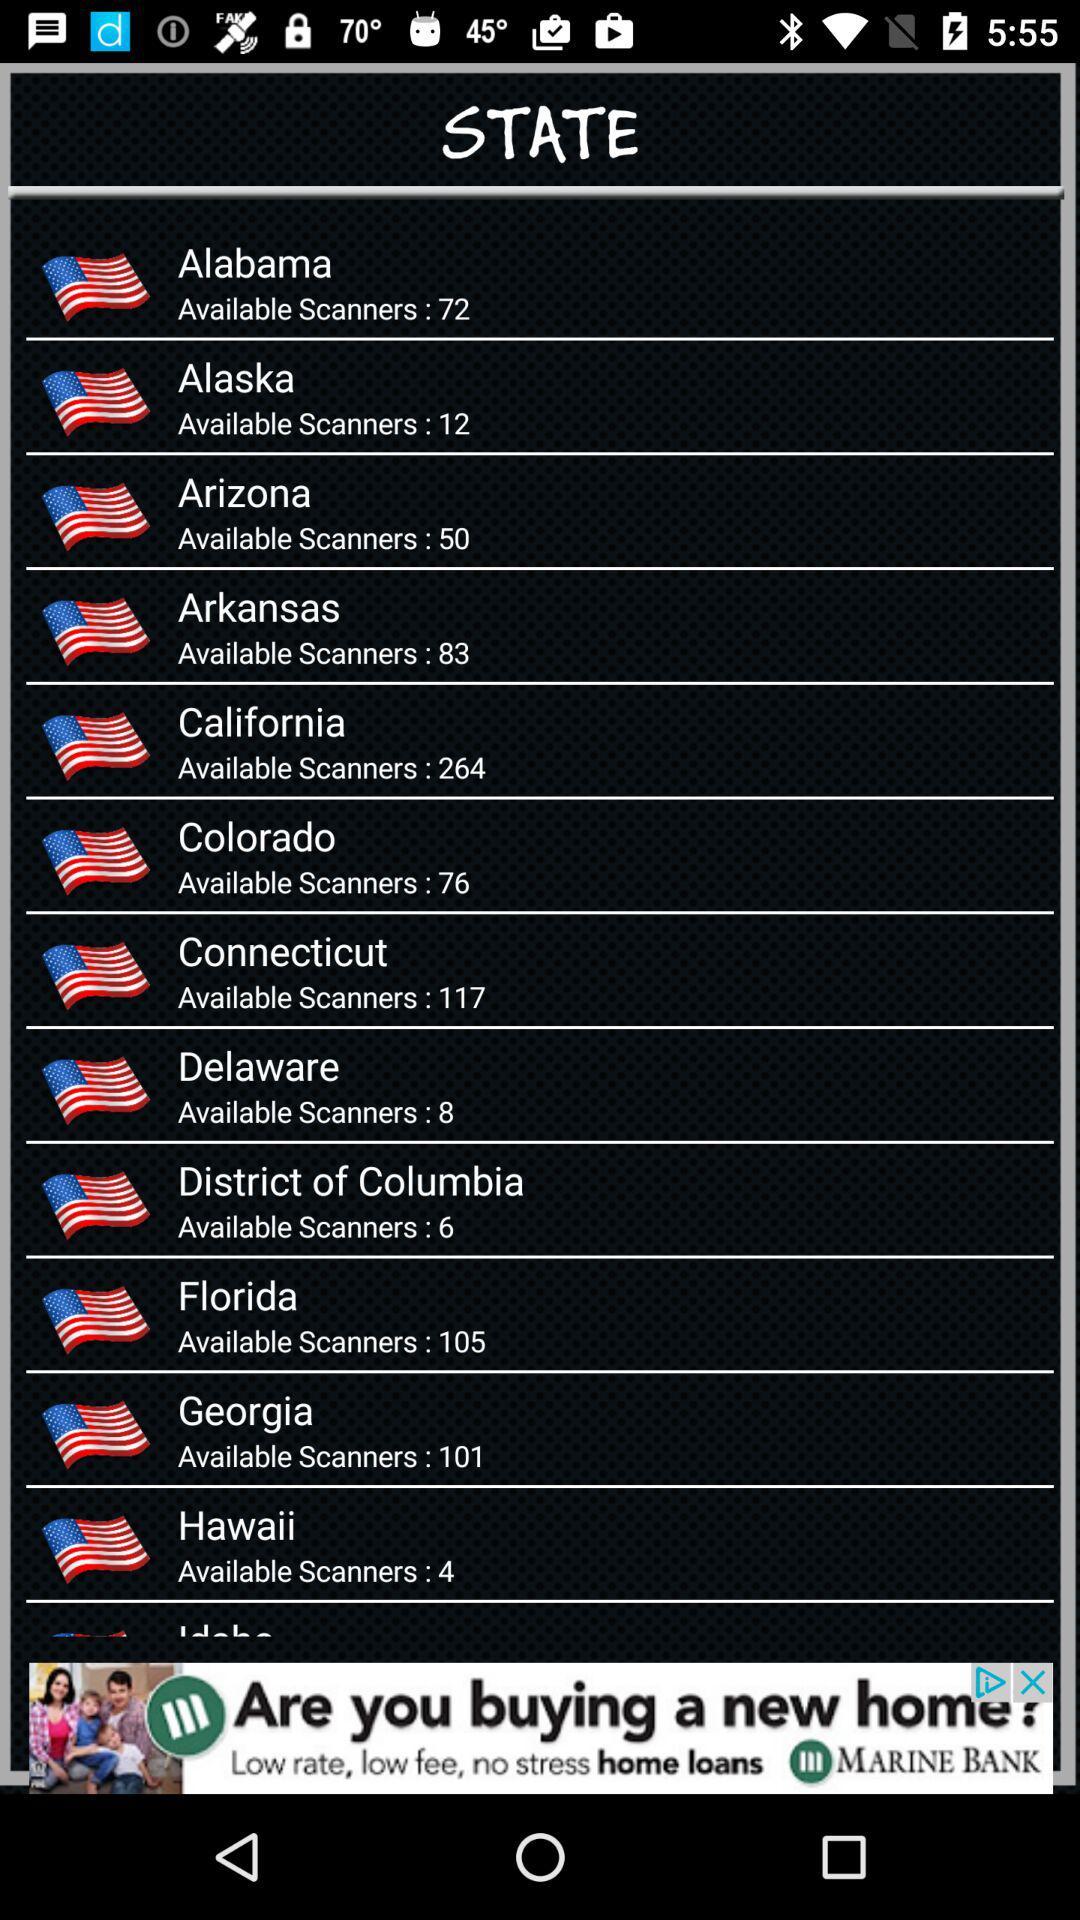  What do you see at coordinates (96, 1543) in the screenshot?
I see `the mini image right to hawaii` at bounding box center [96, 1543].